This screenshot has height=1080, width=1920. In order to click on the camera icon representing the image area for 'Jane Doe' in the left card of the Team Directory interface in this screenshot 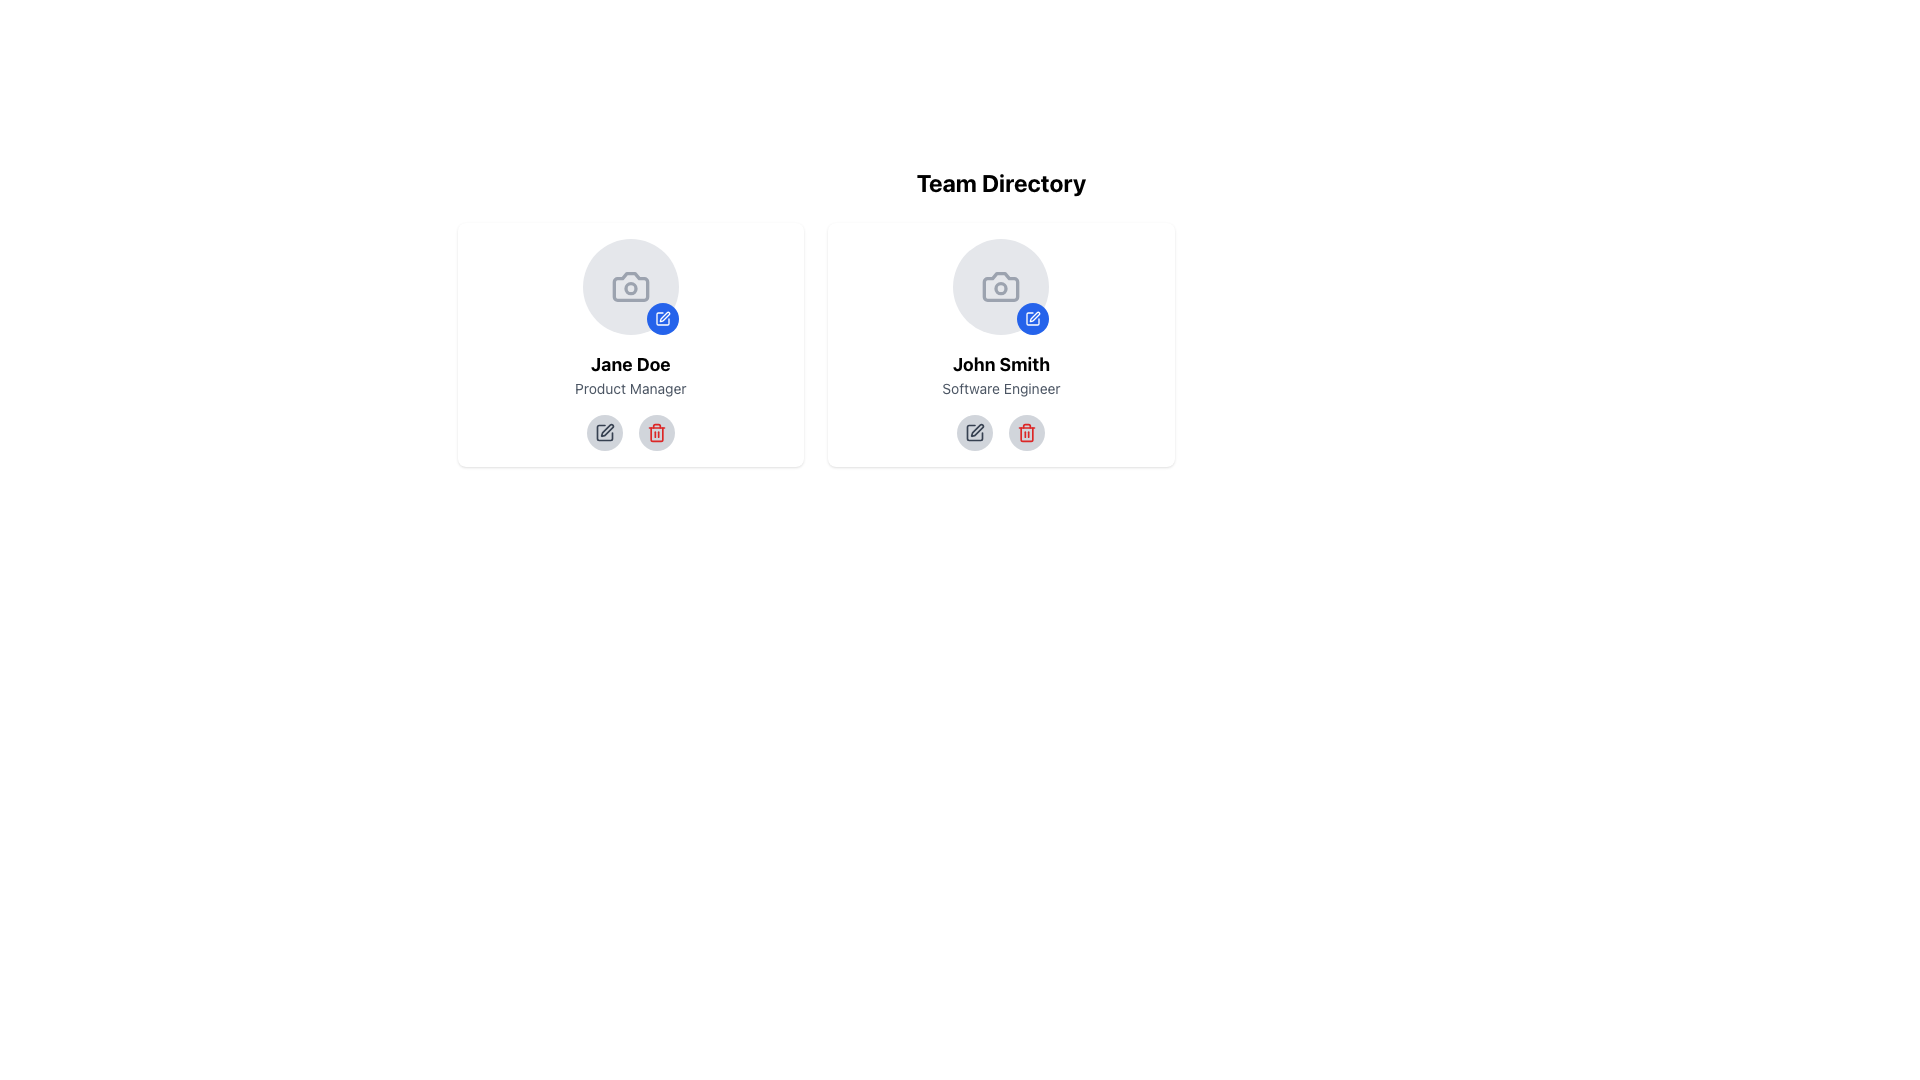, I will do `click(629, 286)`.